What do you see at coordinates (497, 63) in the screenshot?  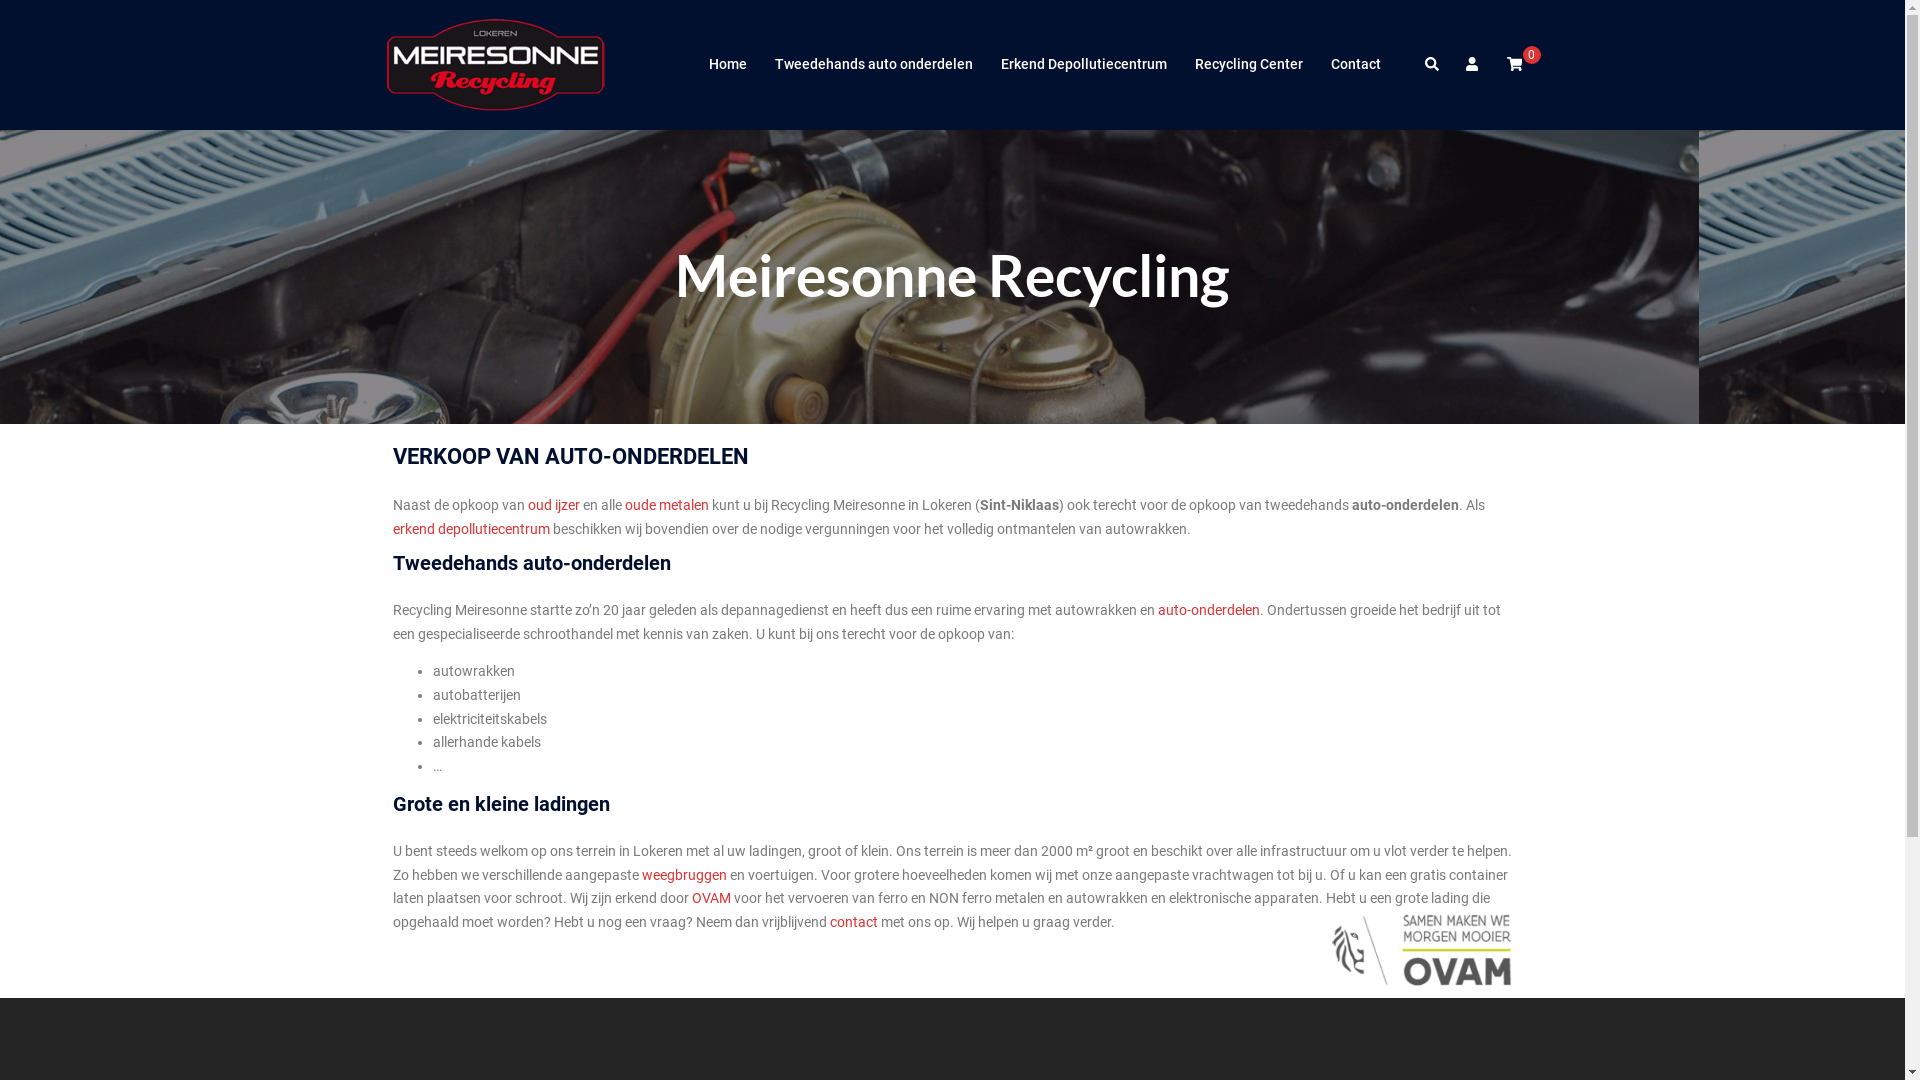 I see `'Meiresonne'` at bounding box center [497, 63].